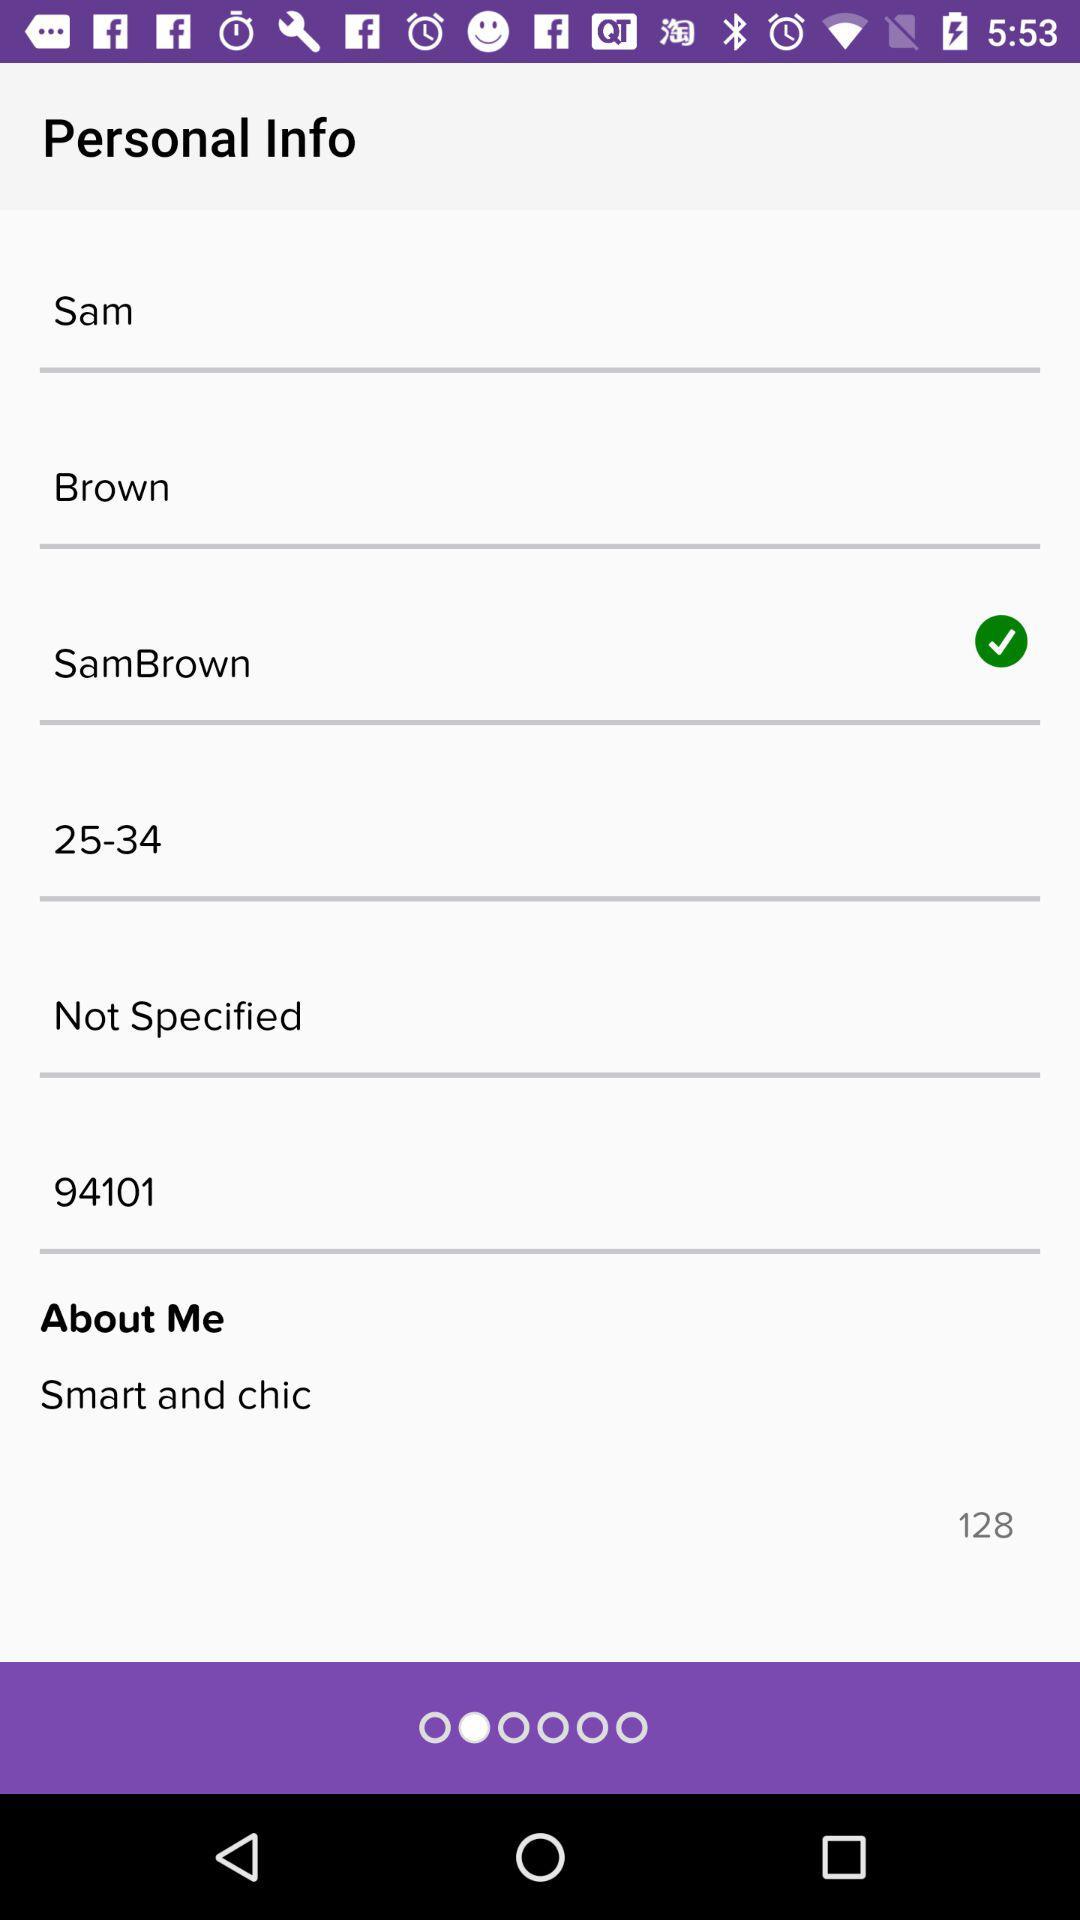  I want to click on the item above 128 icon, so click(540, 1435).